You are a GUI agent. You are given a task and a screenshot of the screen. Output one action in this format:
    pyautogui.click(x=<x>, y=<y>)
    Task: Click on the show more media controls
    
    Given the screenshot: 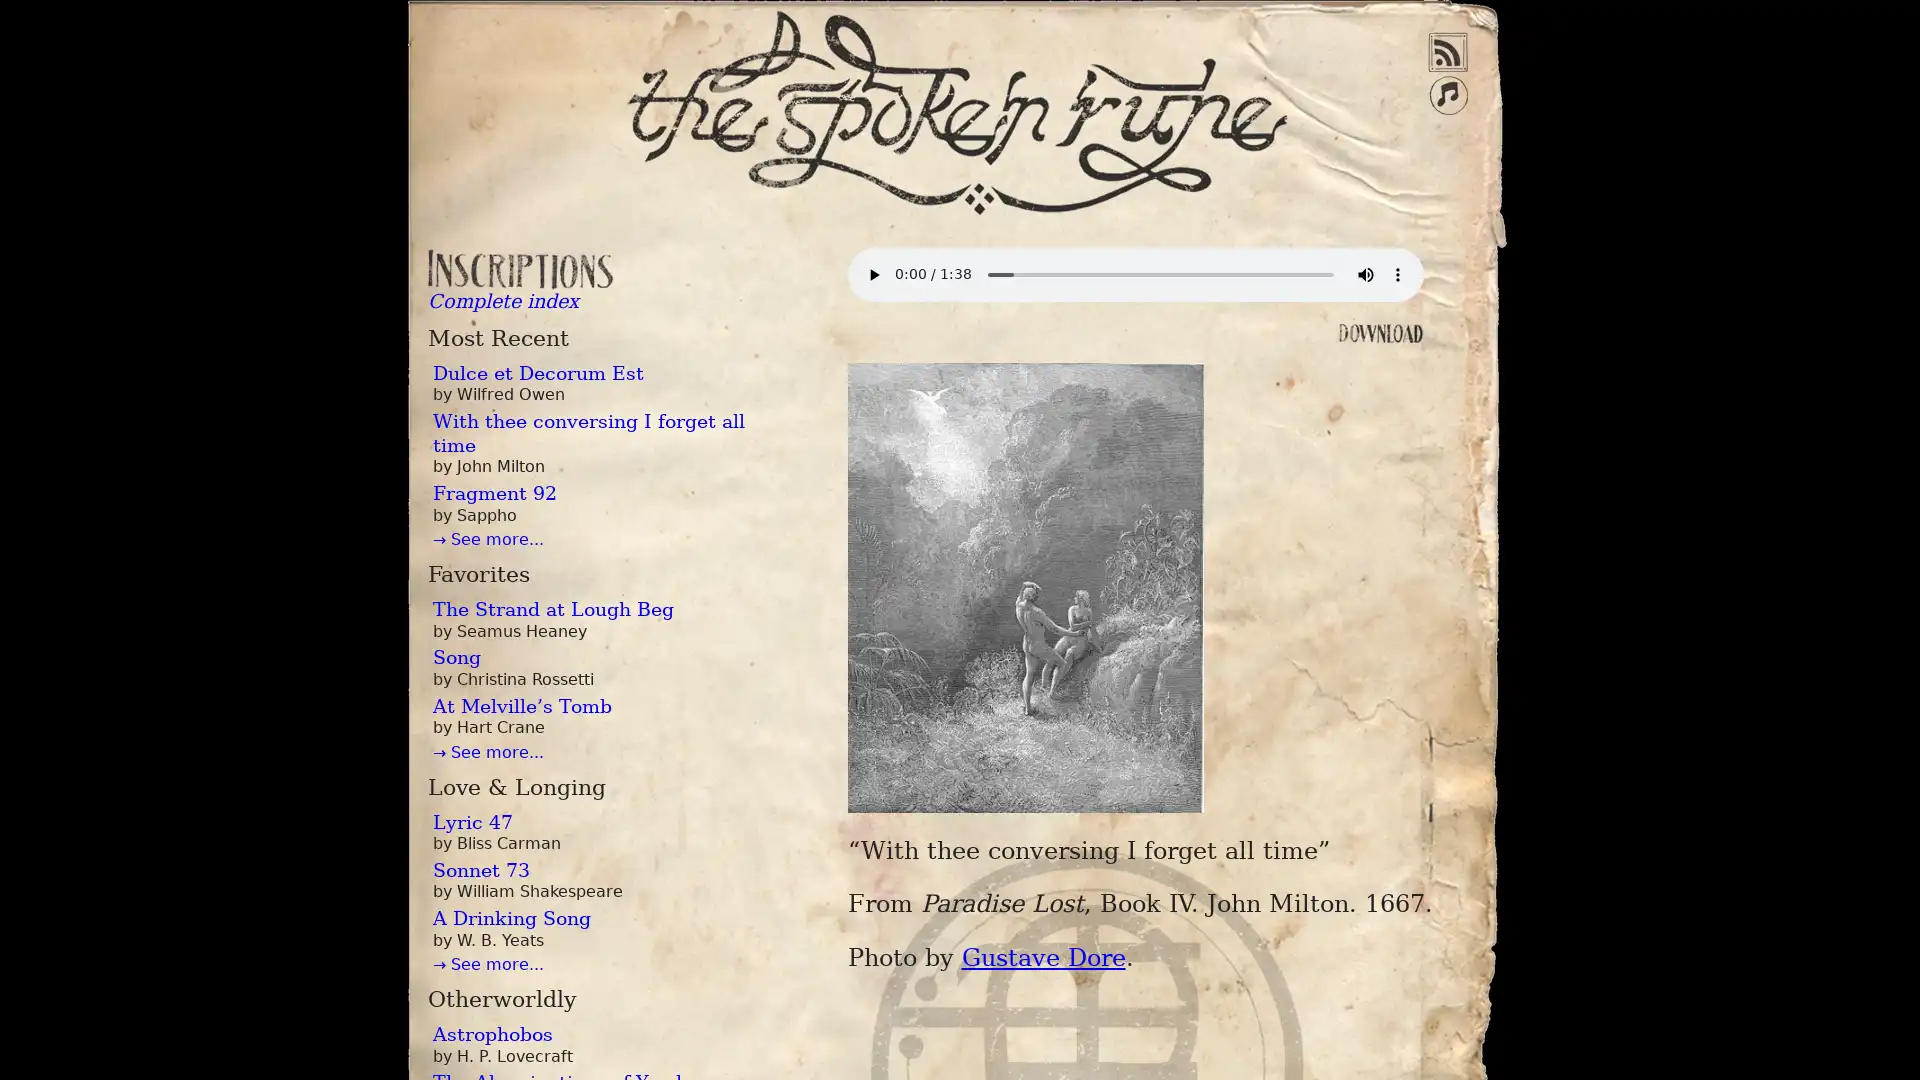 What is the action you would take?
    pyautogui.click(x=1395, y=274)
    